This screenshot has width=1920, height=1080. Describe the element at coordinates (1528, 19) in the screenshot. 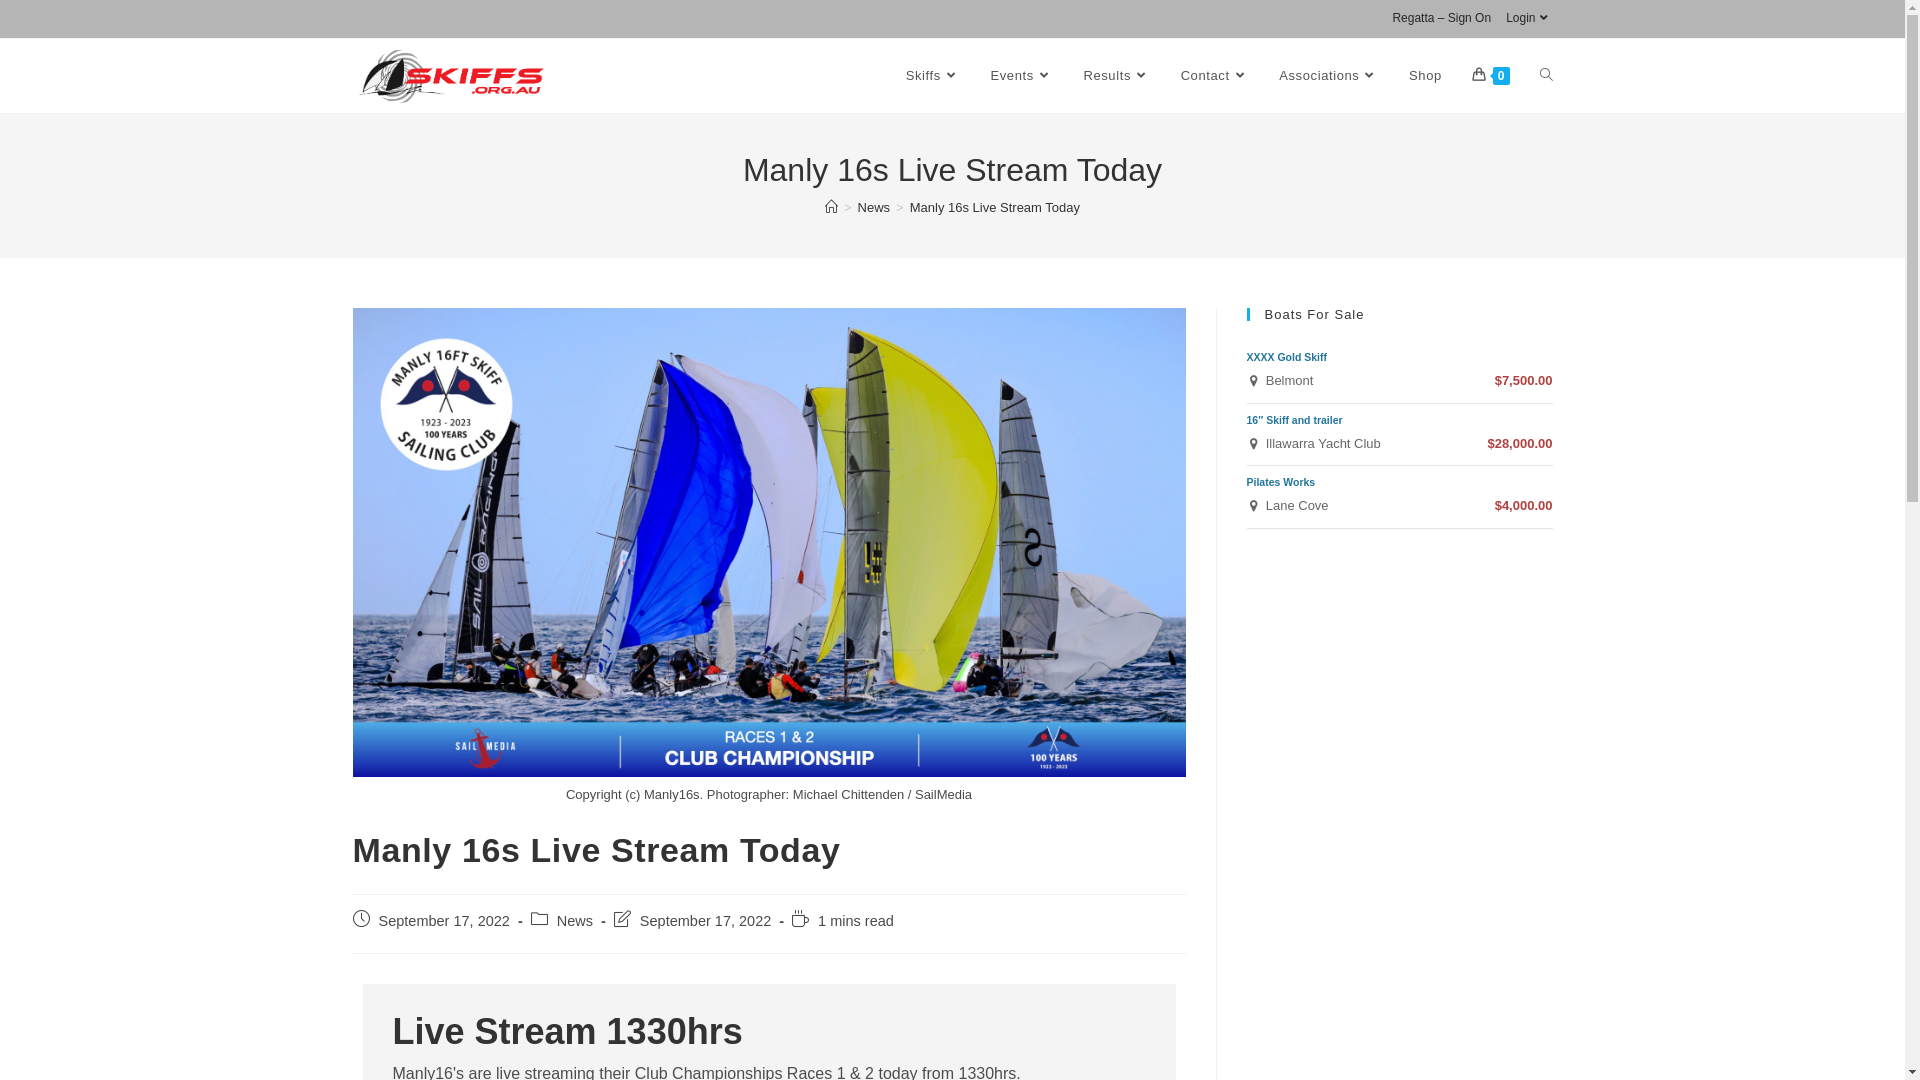

I see `'Login'` at that location.